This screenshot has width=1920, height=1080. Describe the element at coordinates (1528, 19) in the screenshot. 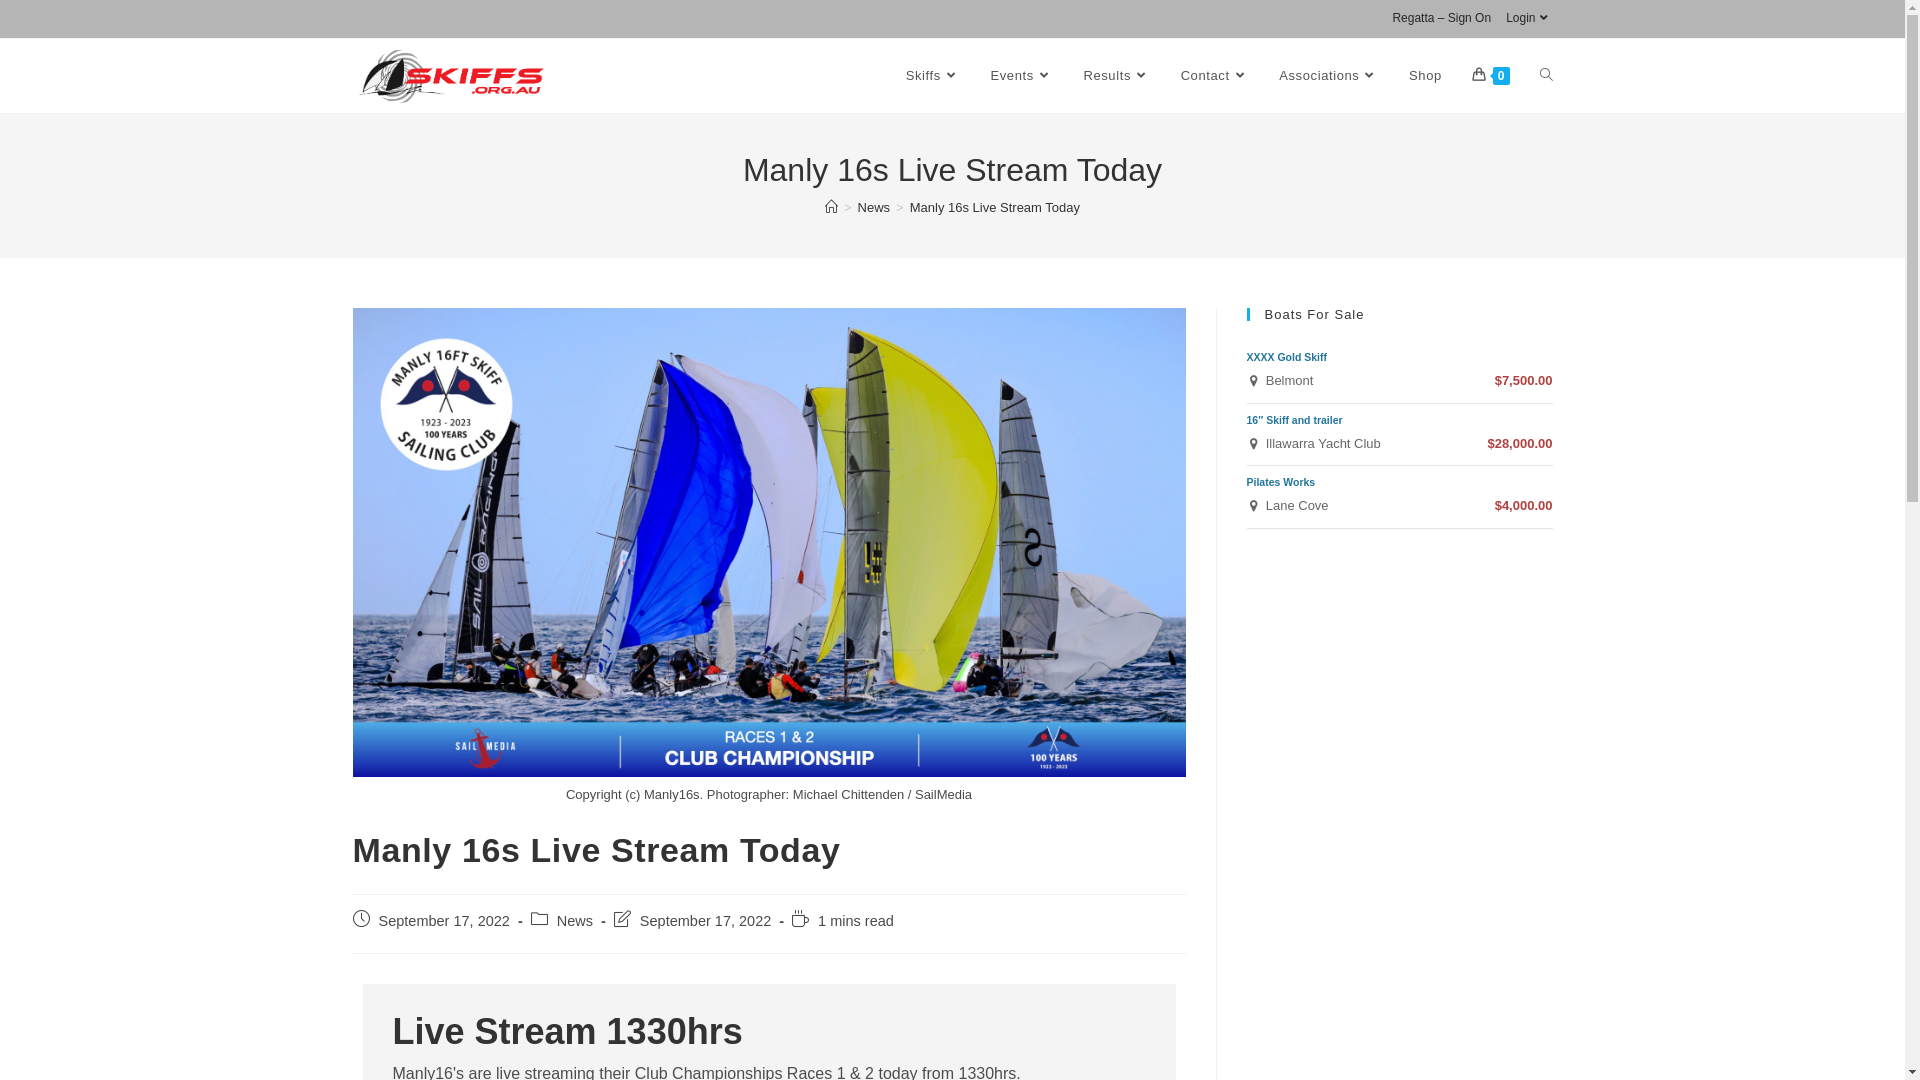

I see `'Login'` at that location.